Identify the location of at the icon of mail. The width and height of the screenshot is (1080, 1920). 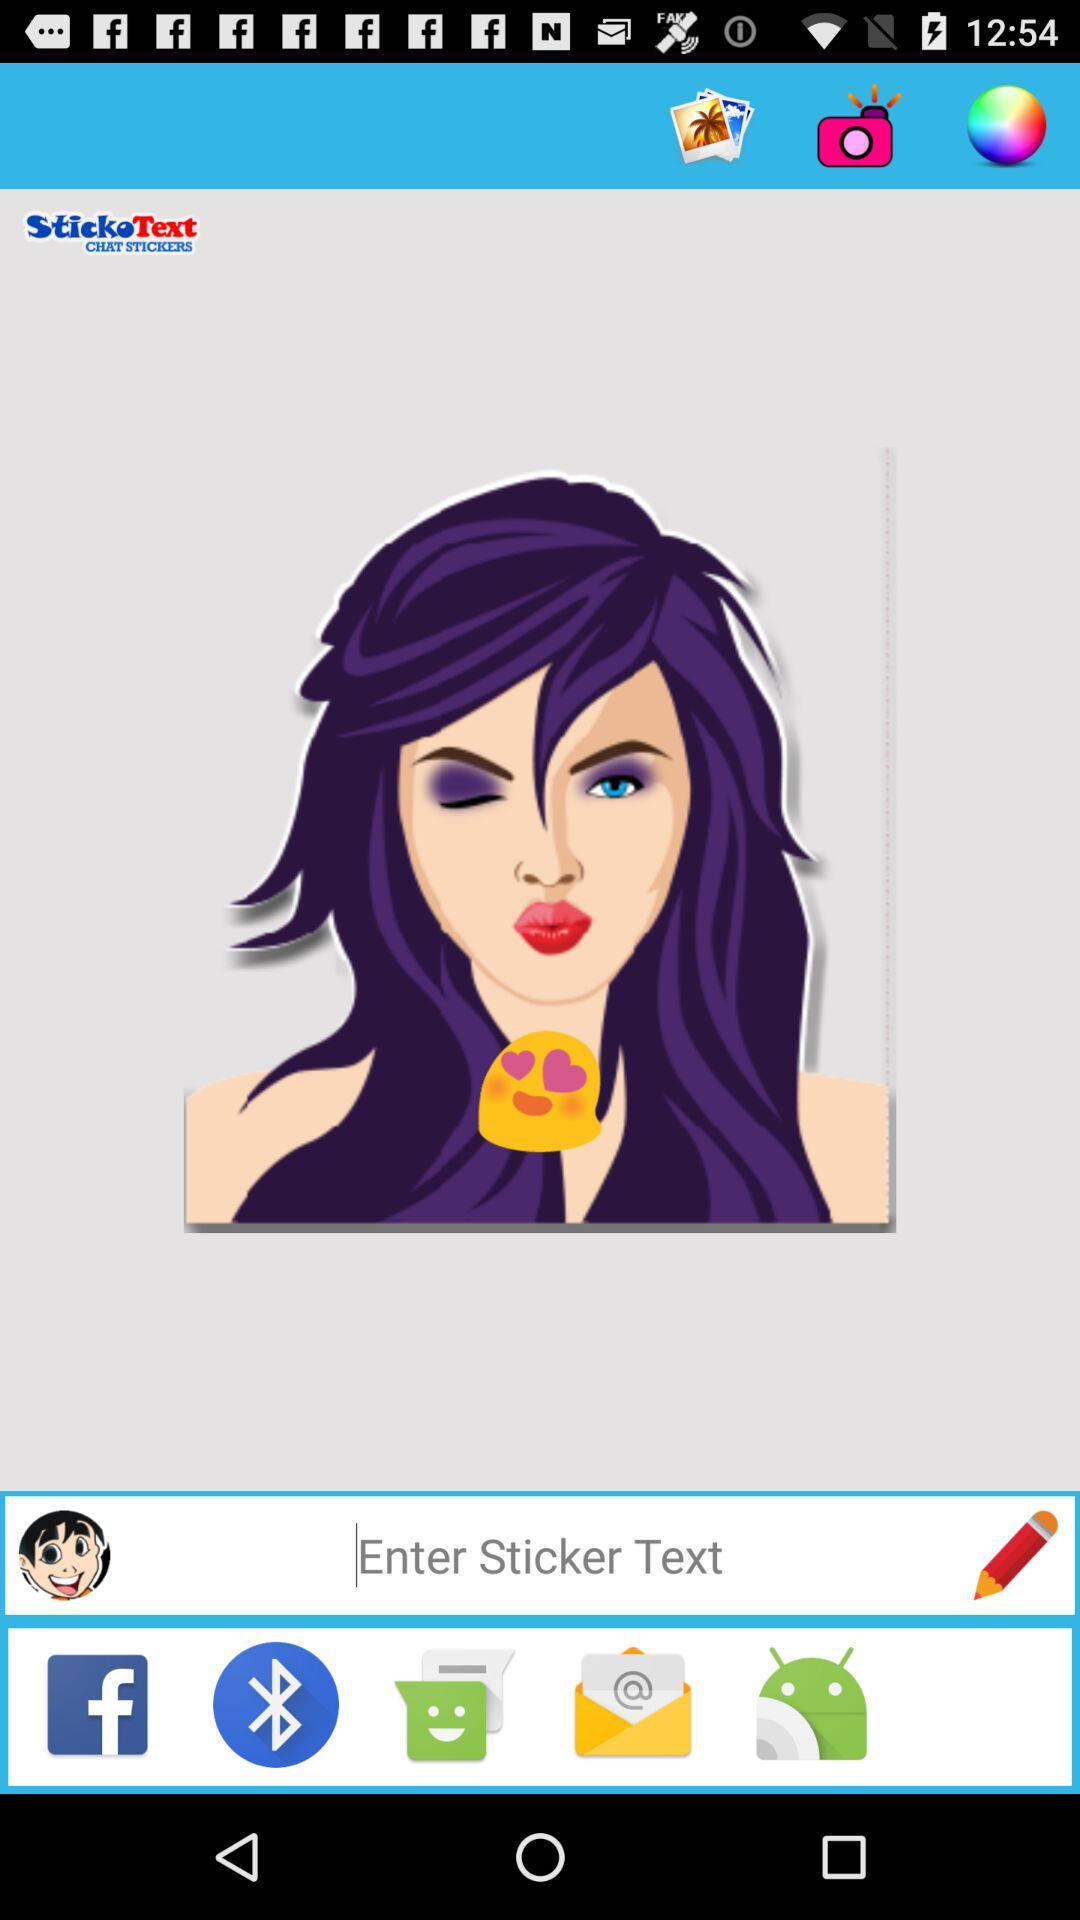
(632, 1703).